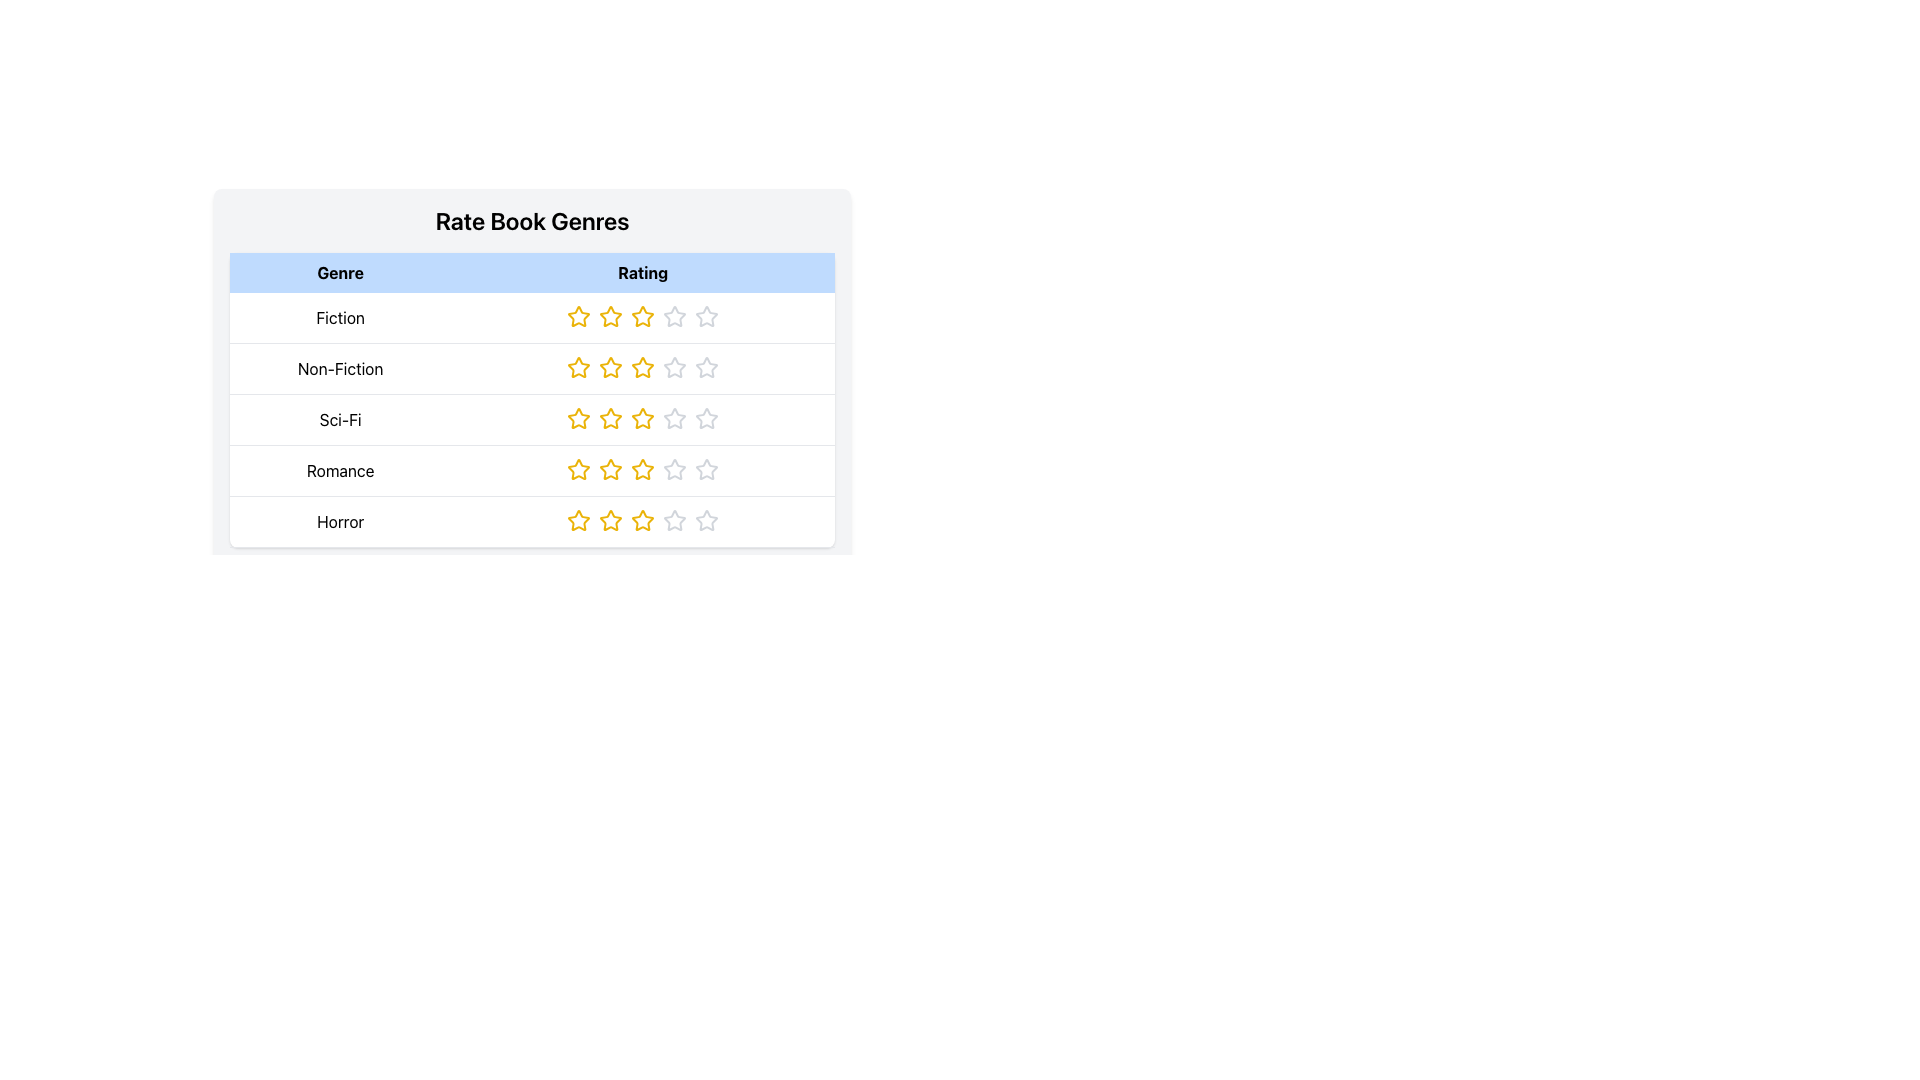 The image size is (1920, 1080). I want to click on the fourth star icon from the left in the 'Sci-Fi' rating section of the 'Rate Book Genres' table, so click(675, 417).